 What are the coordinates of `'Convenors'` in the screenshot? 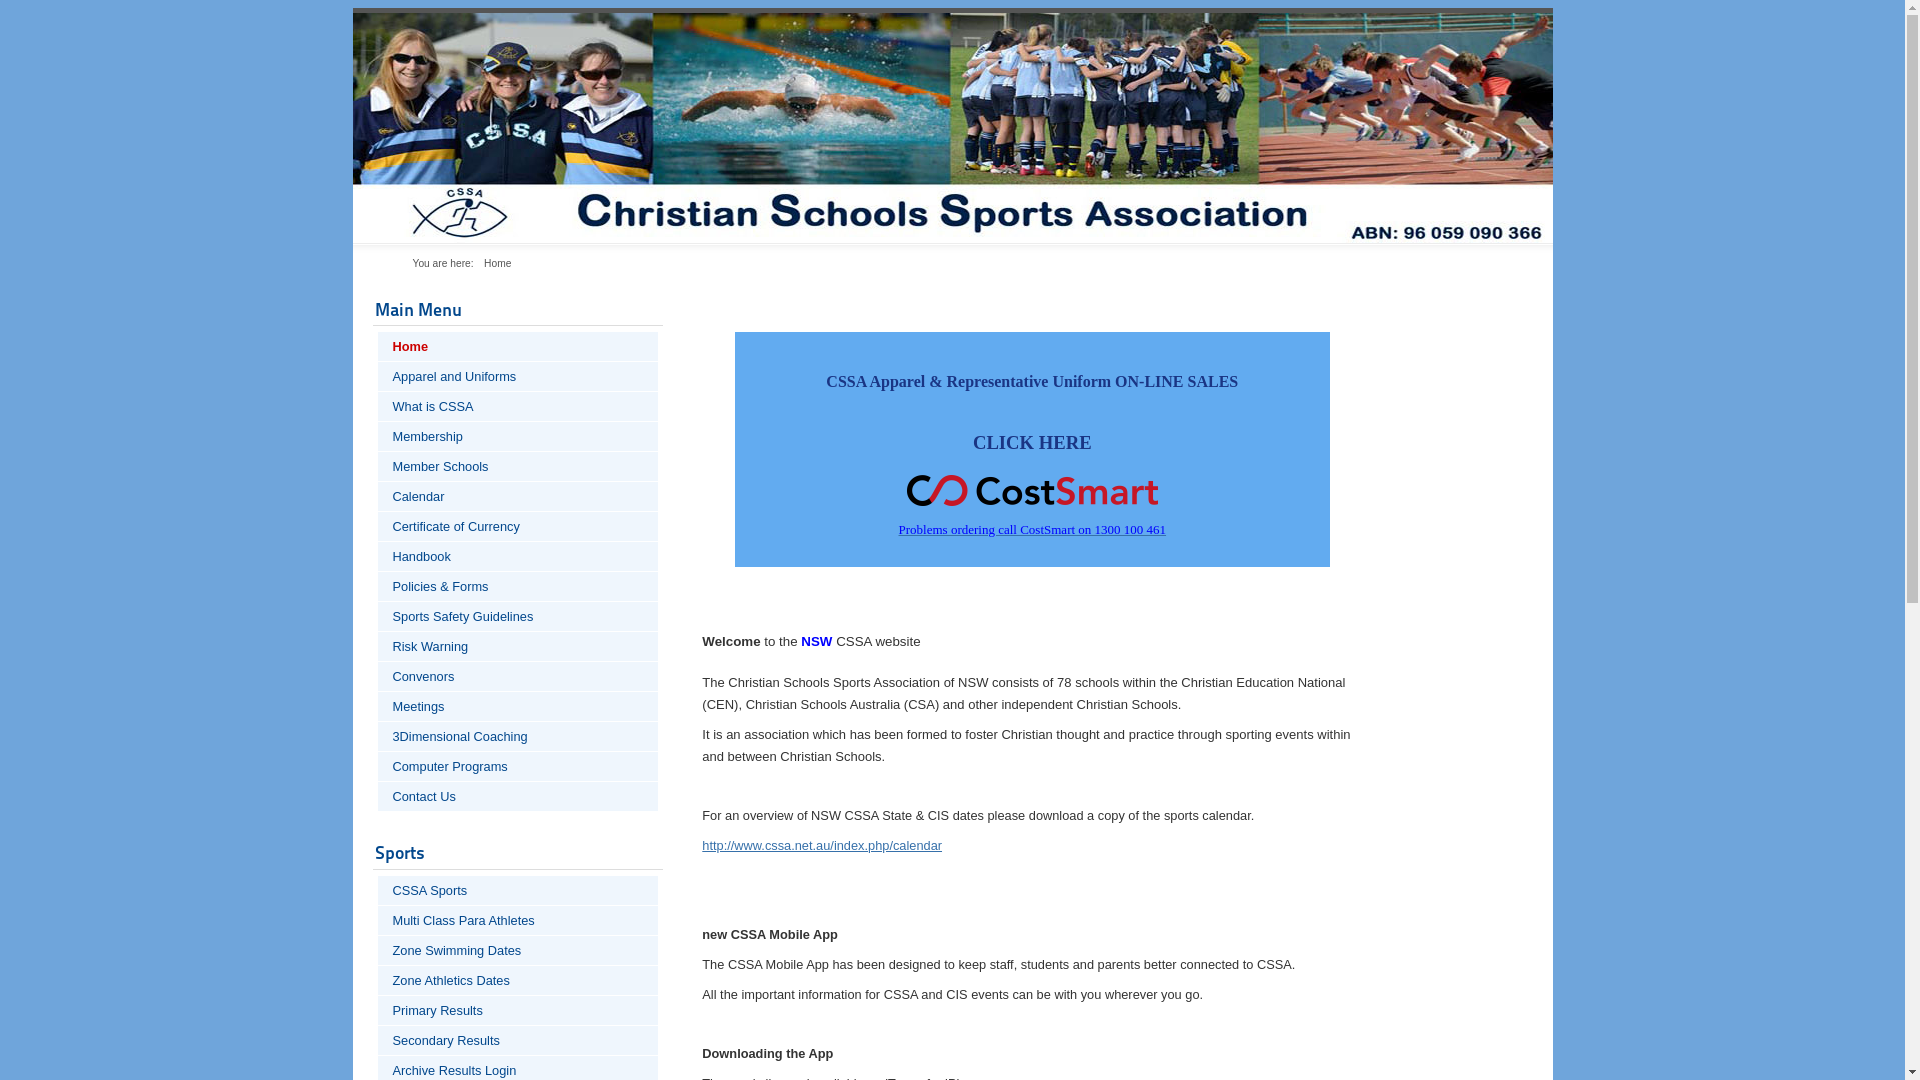 It's located at (518, 675).